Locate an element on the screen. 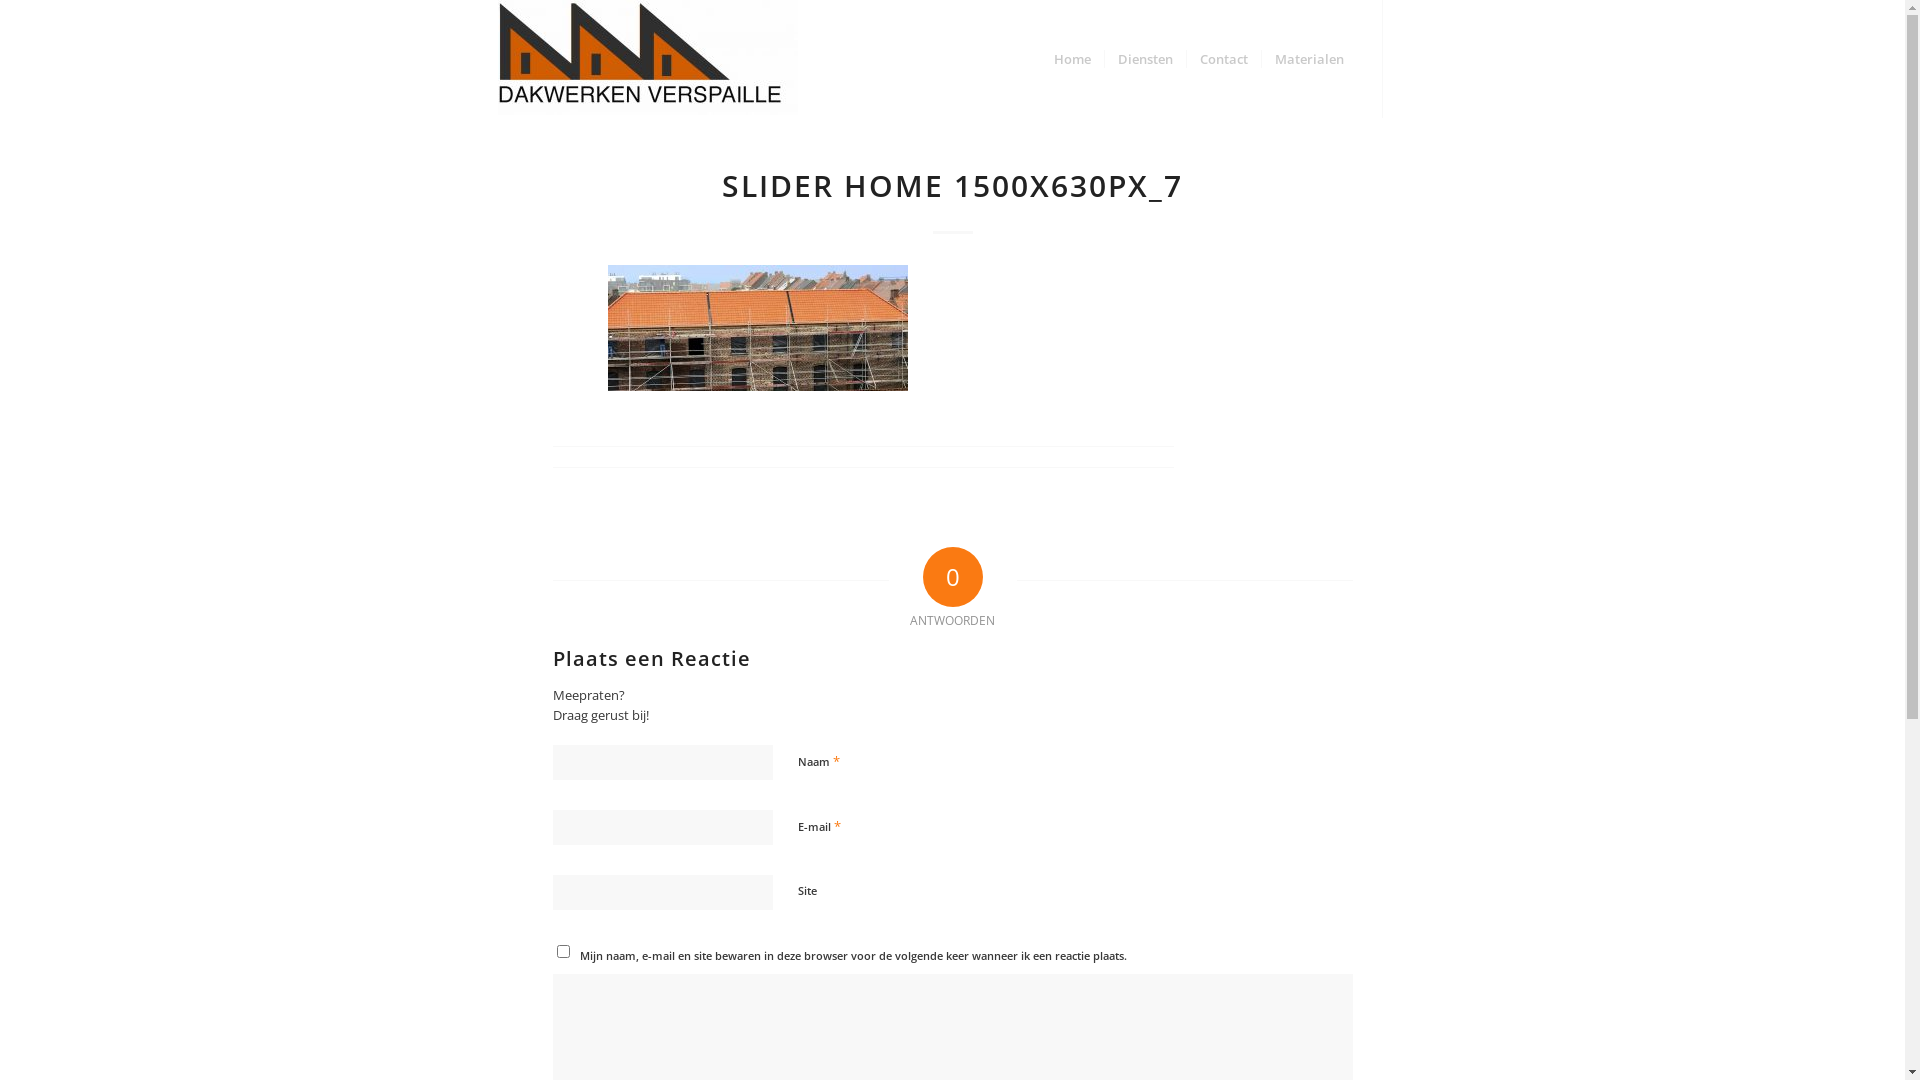 This screenshot has width=1920, height=1080. 'Materialen' is located at coordinates (1258, 57).